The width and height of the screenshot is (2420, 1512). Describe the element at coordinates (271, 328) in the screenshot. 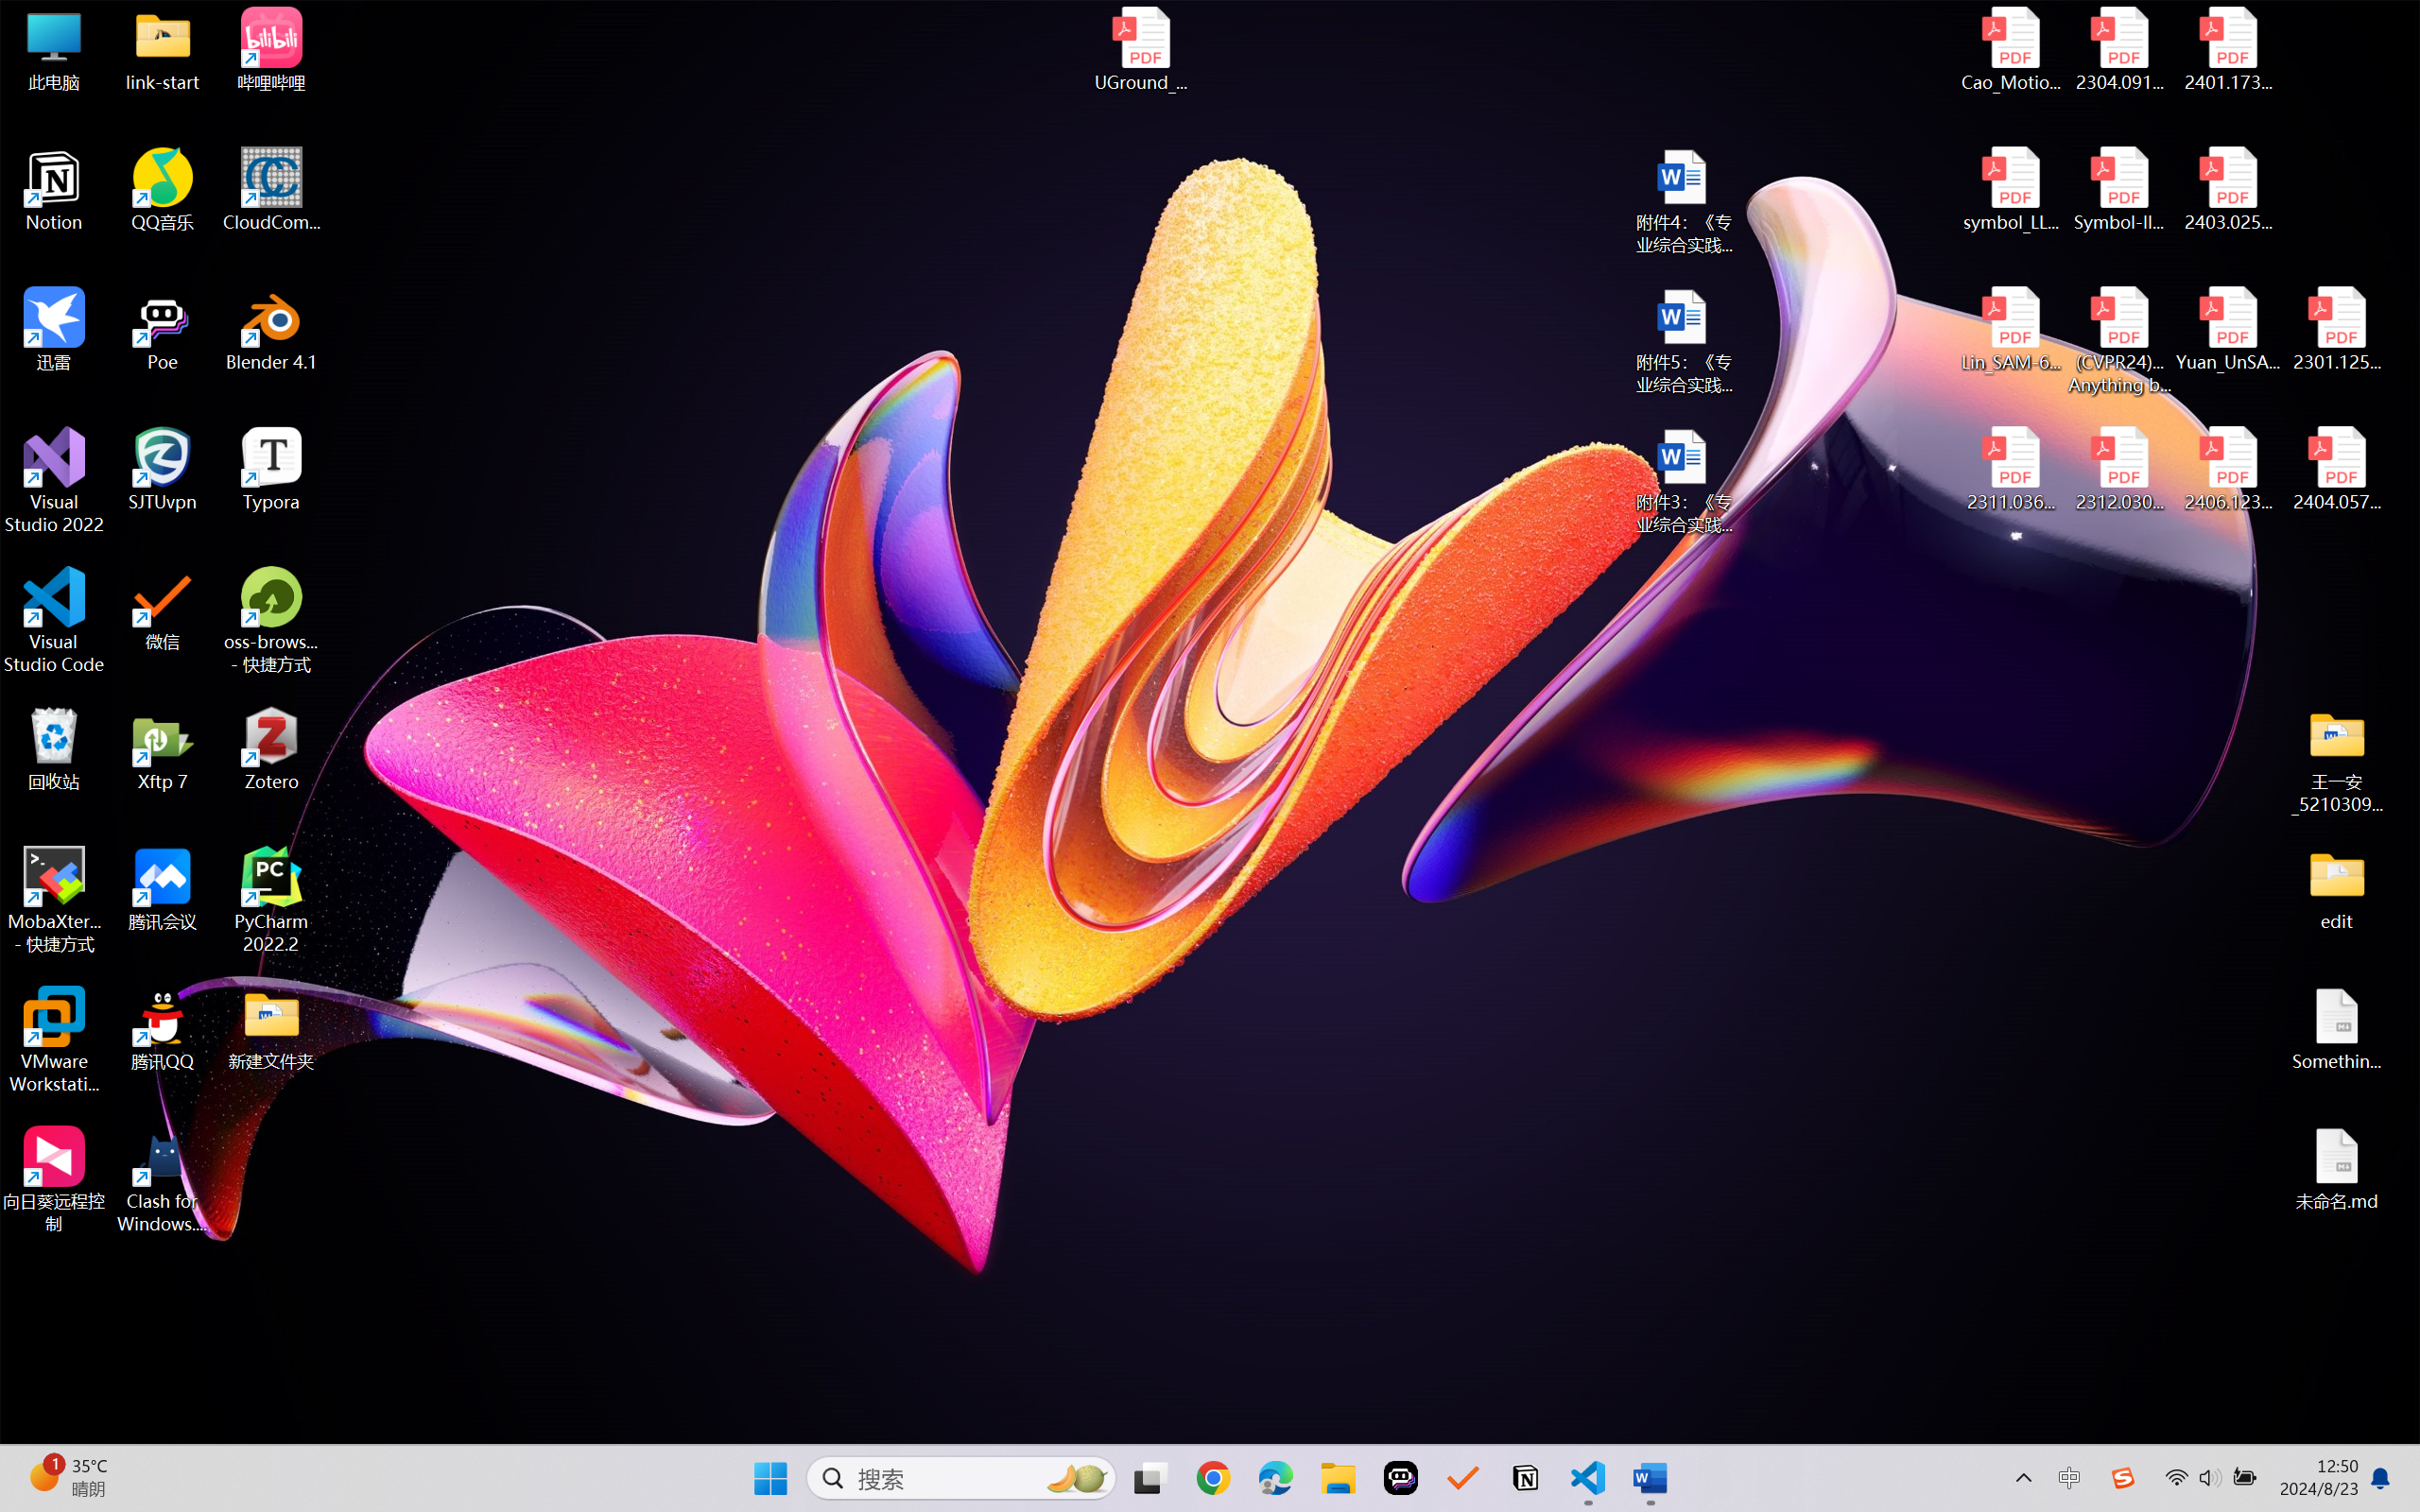

I see `'Blender 4.1'` at that location.